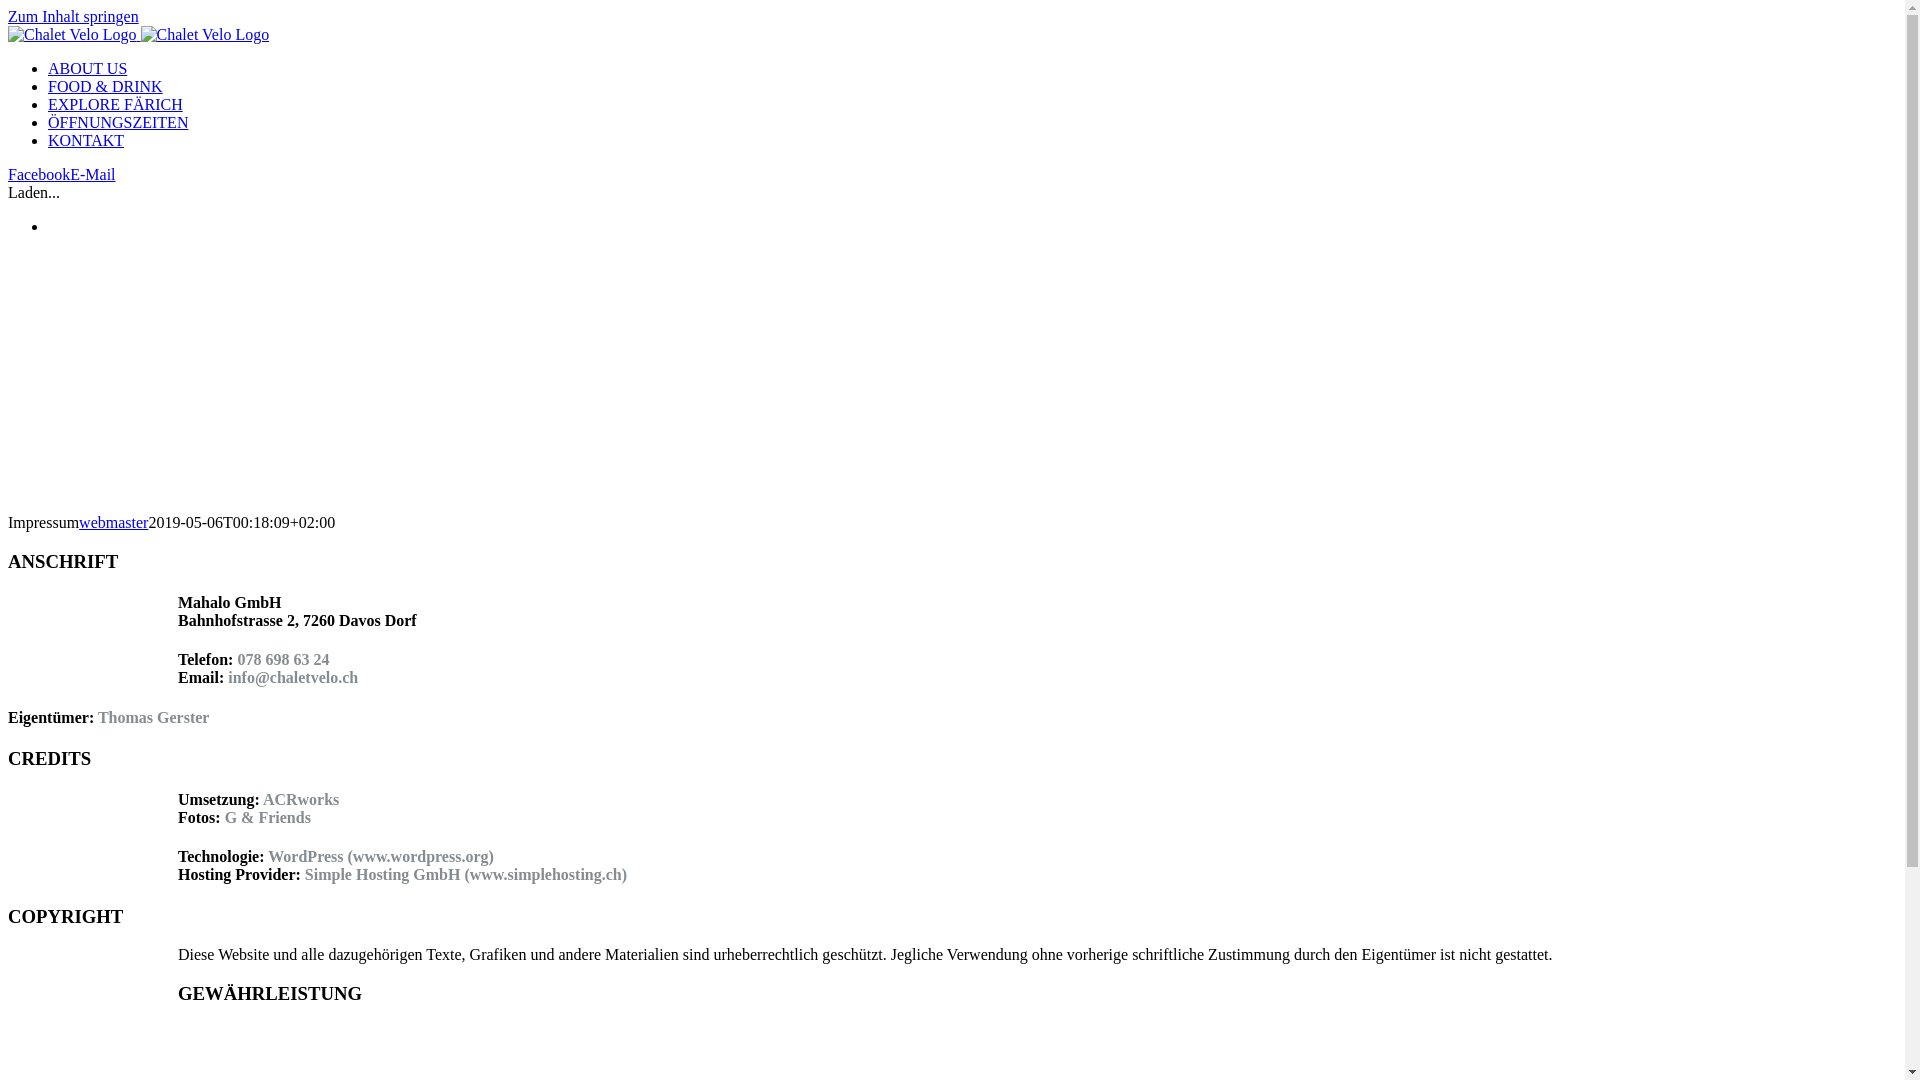 The height and width of the screenshot is (1080, 1920). I want to click on 'webmaster', so click(112, 521).